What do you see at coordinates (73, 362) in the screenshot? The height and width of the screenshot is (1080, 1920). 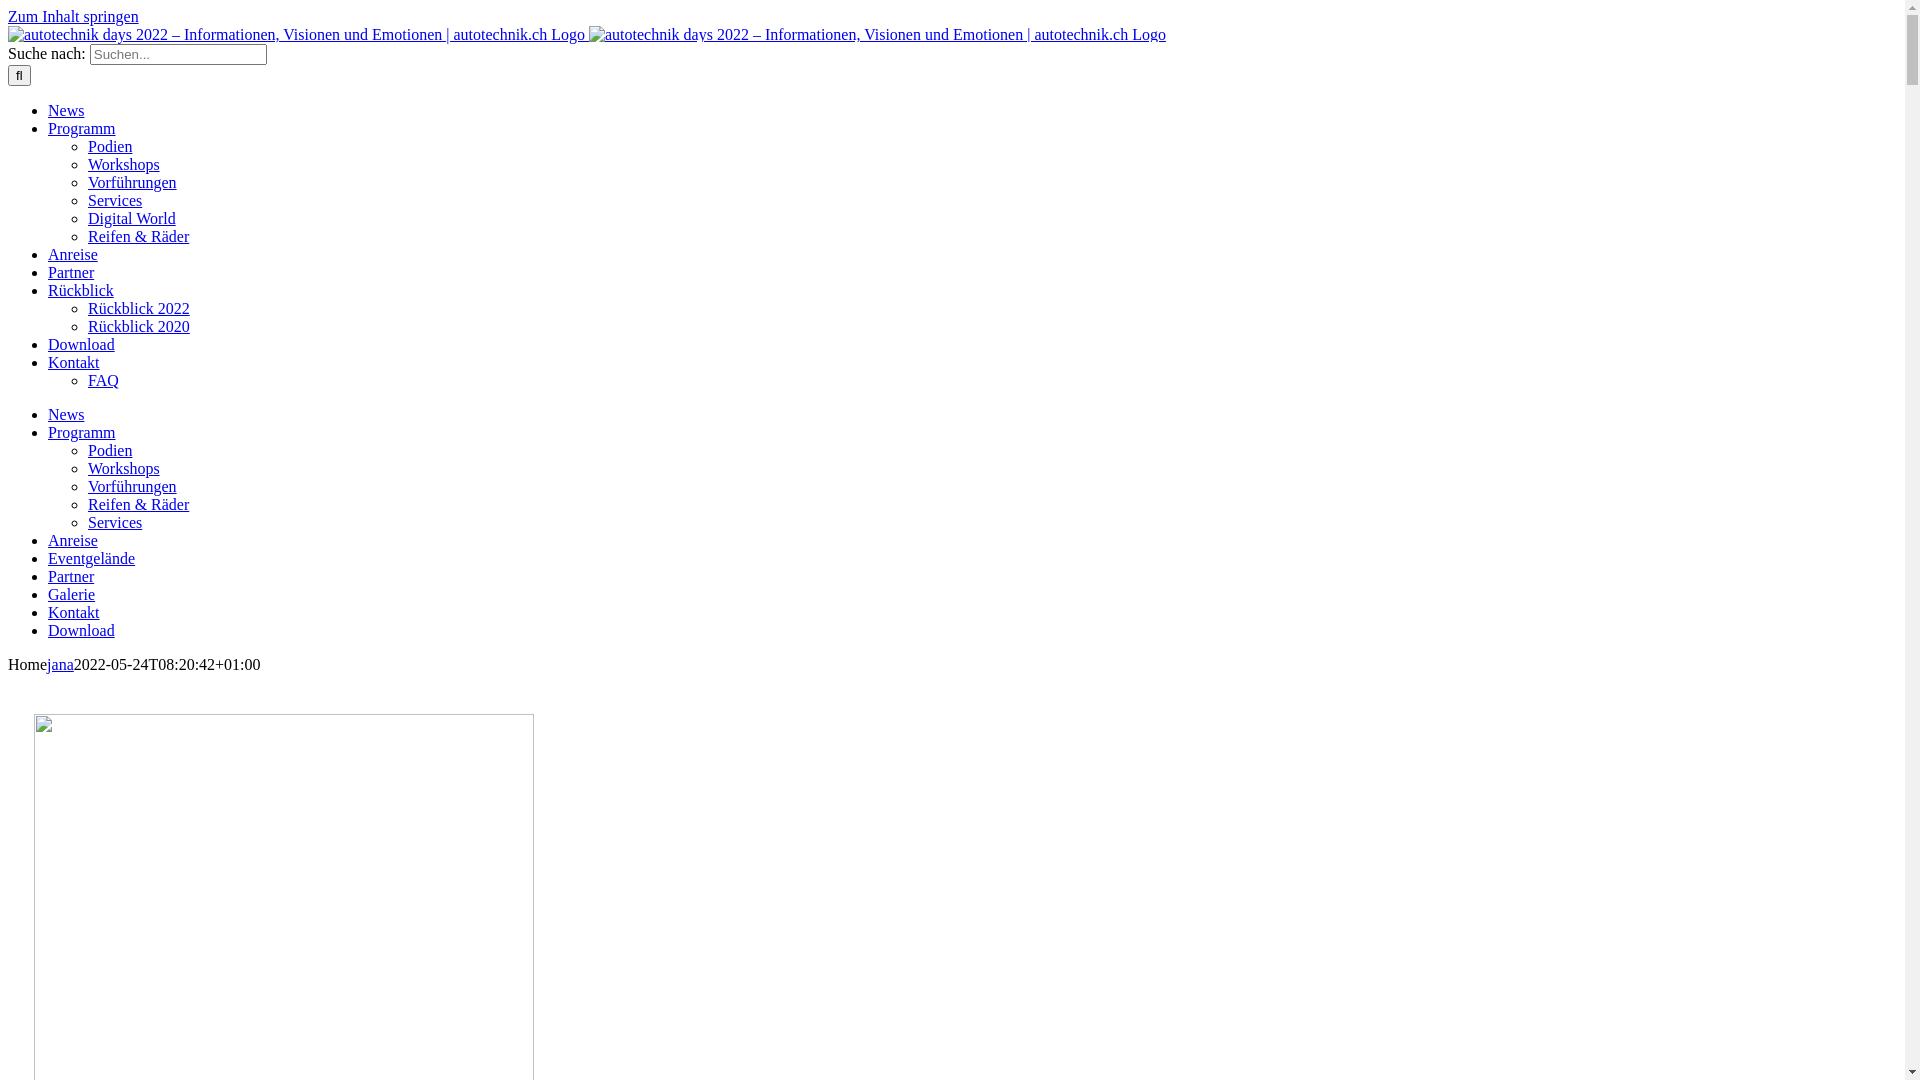 I see `'Kontakt'` at bounding box center [73, 362].